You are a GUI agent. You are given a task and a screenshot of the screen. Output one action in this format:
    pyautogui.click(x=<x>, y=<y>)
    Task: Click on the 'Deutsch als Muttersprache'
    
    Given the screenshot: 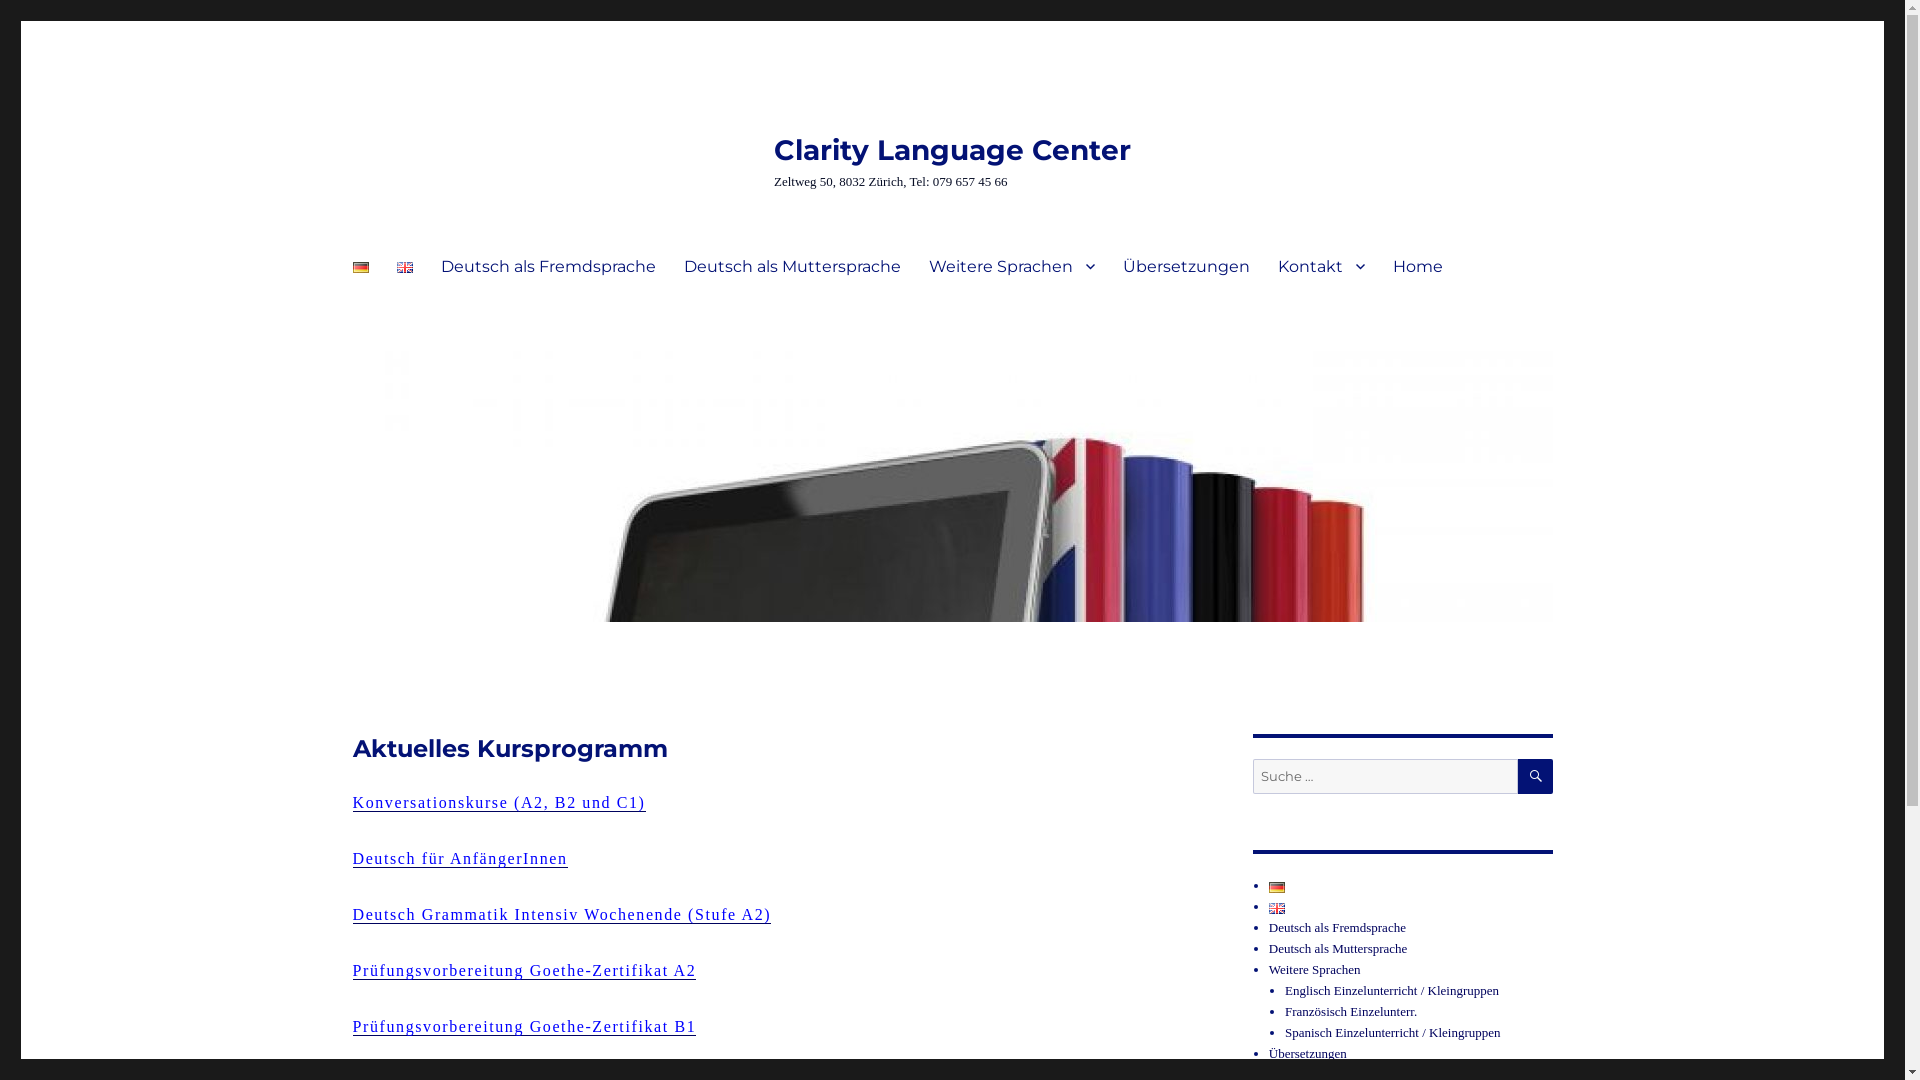 What is the action you would take?
    pyautogui.click(x=791, y=265)
    